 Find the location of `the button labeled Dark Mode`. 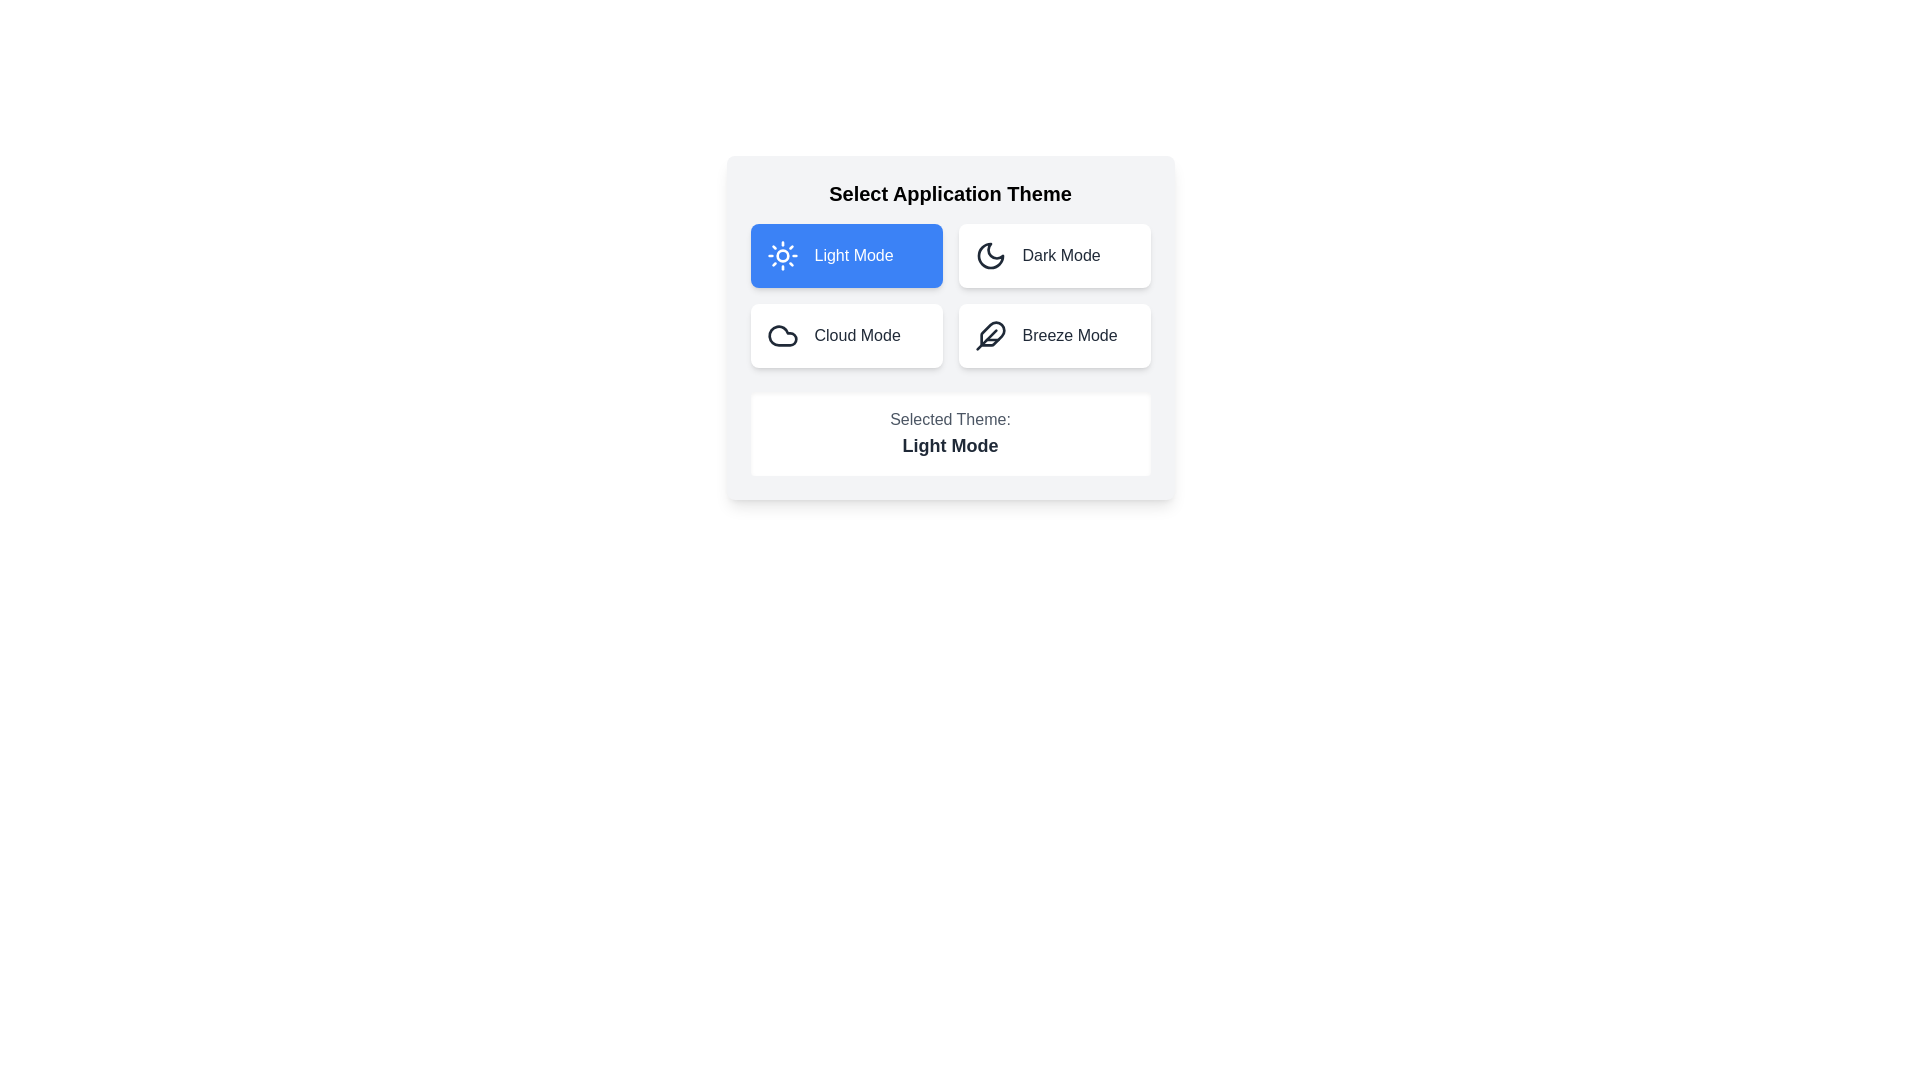

the button labeled Dark Mode is located at coordinates (1053, 254).